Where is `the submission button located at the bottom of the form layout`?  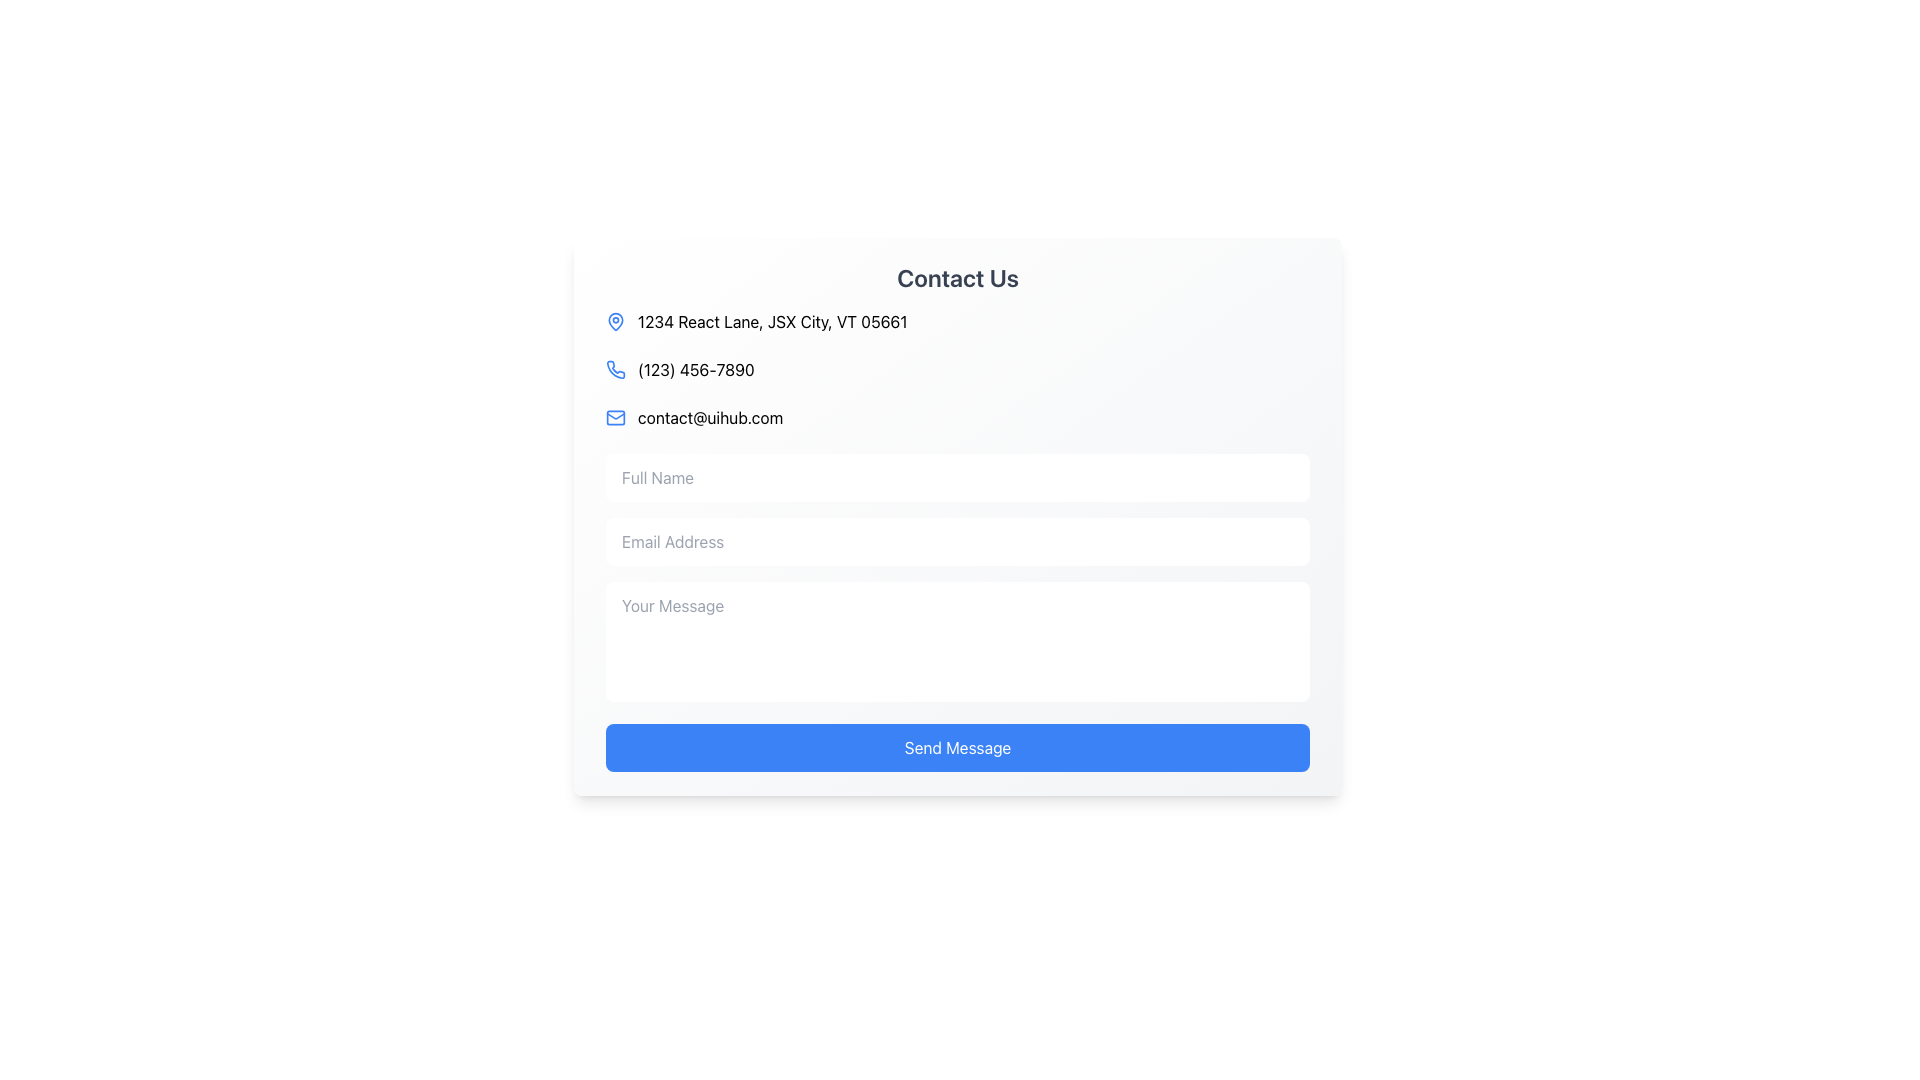
the submission button located at the bottom of the form layout is located at coordinates (957, 748).